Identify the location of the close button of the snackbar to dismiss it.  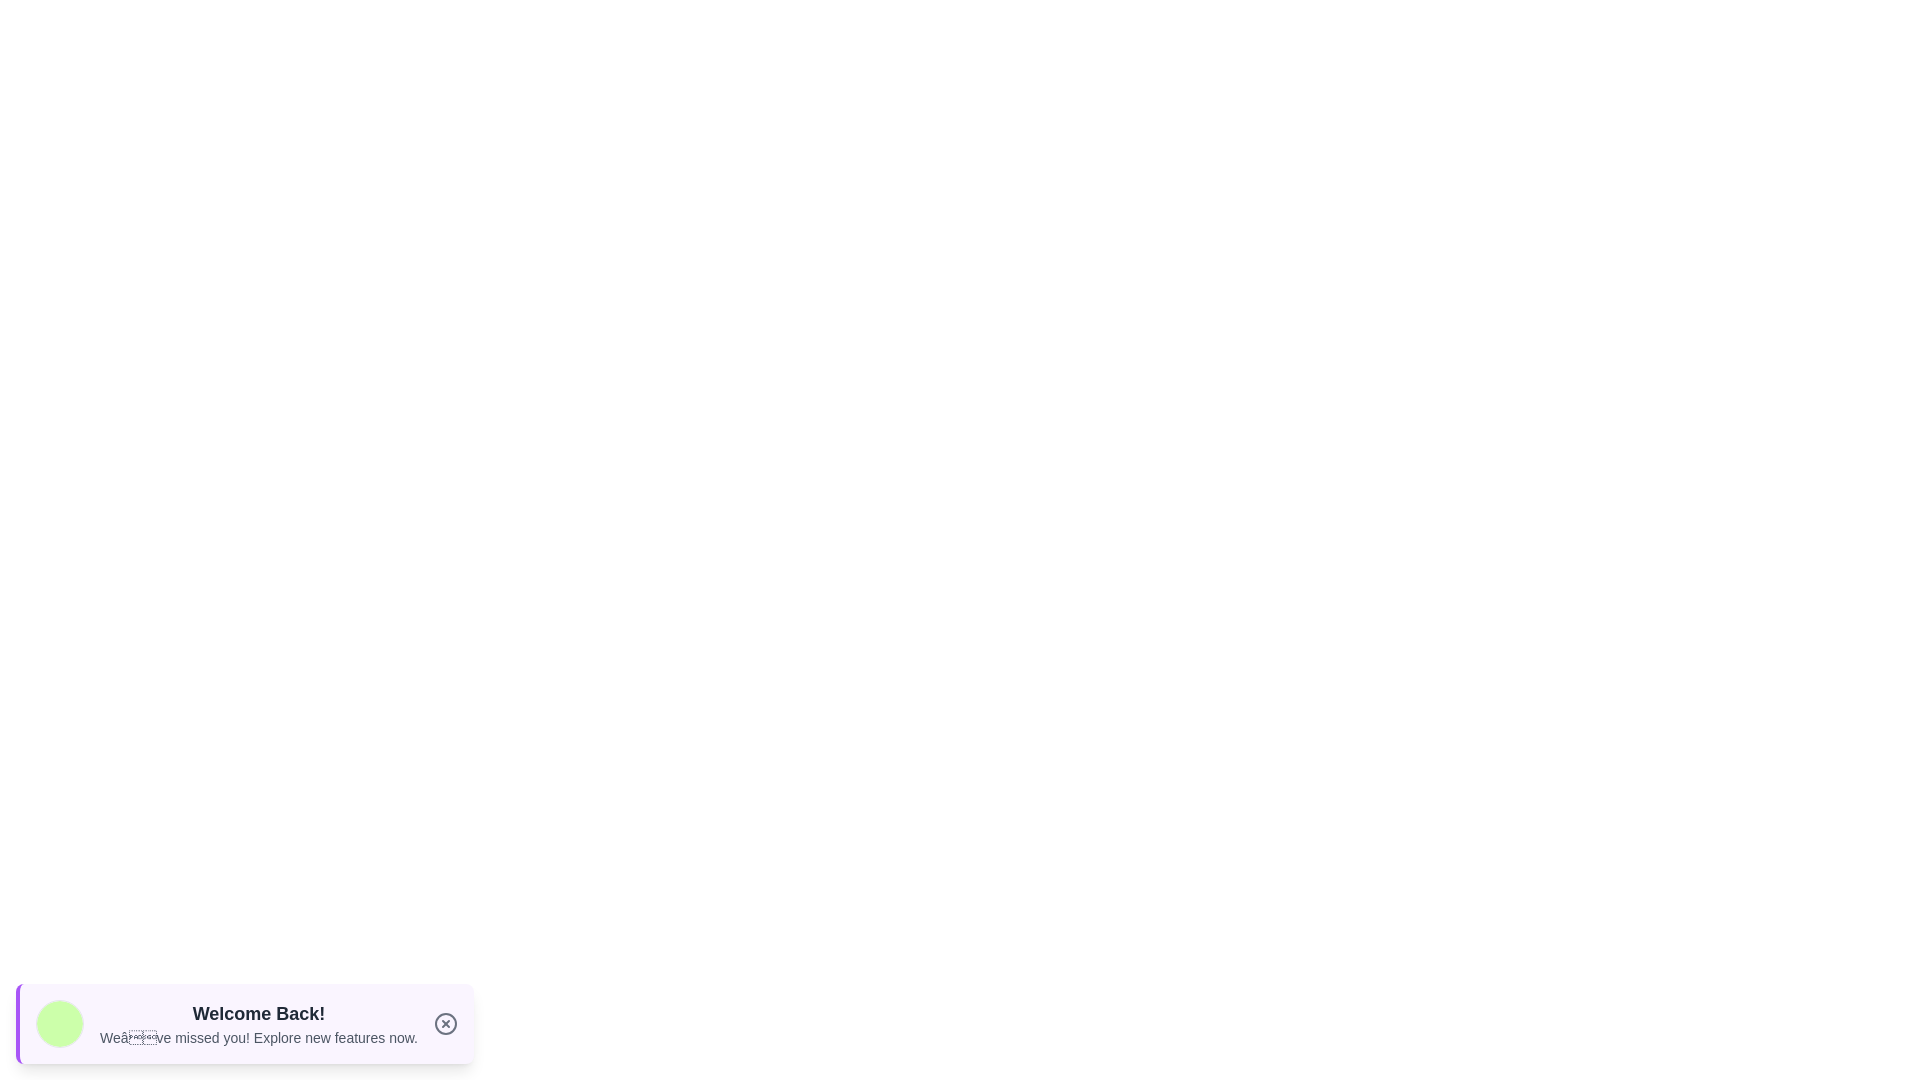
(445, 1023).